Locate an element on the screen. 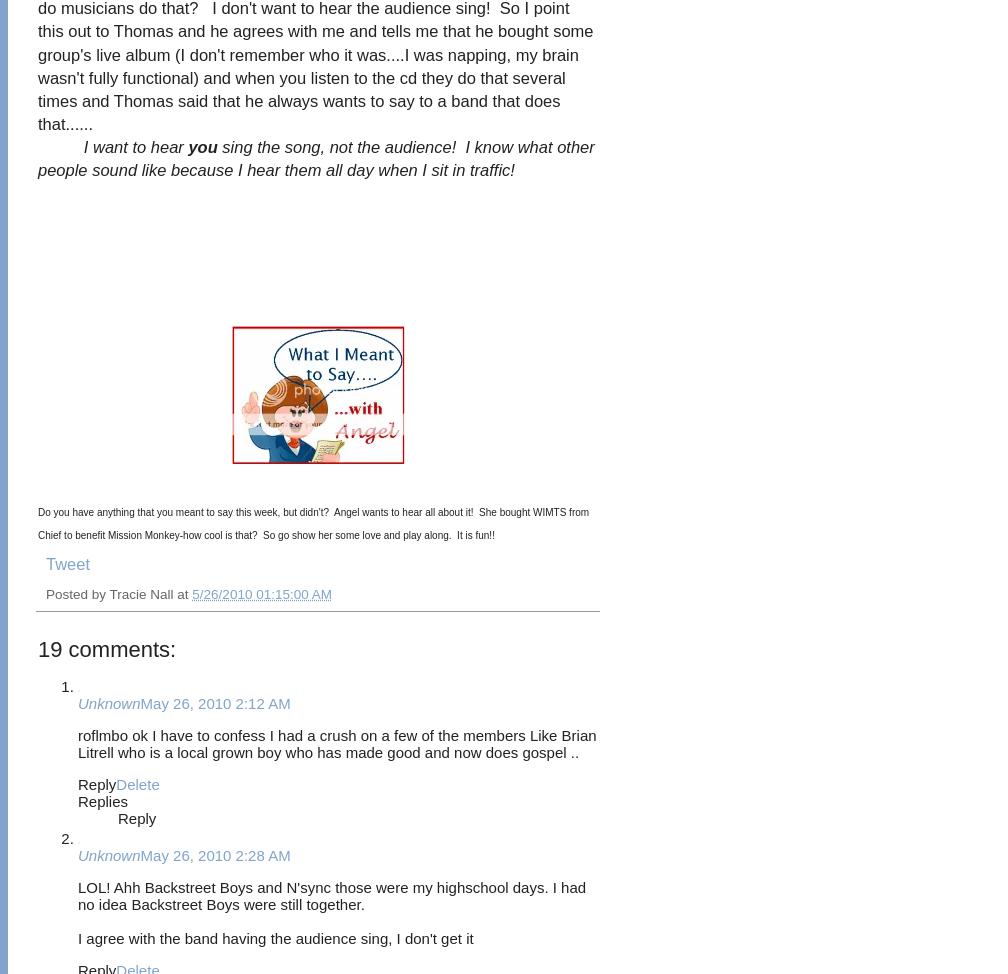 The height and width of the screenshot is (974, 1008). 'roflmbo  ok I have to confess I had a crush on a few of the members Like Brian Litrell who is a local grown boy who has made good and now does gospel ..' is located at coordinates (336, 741).